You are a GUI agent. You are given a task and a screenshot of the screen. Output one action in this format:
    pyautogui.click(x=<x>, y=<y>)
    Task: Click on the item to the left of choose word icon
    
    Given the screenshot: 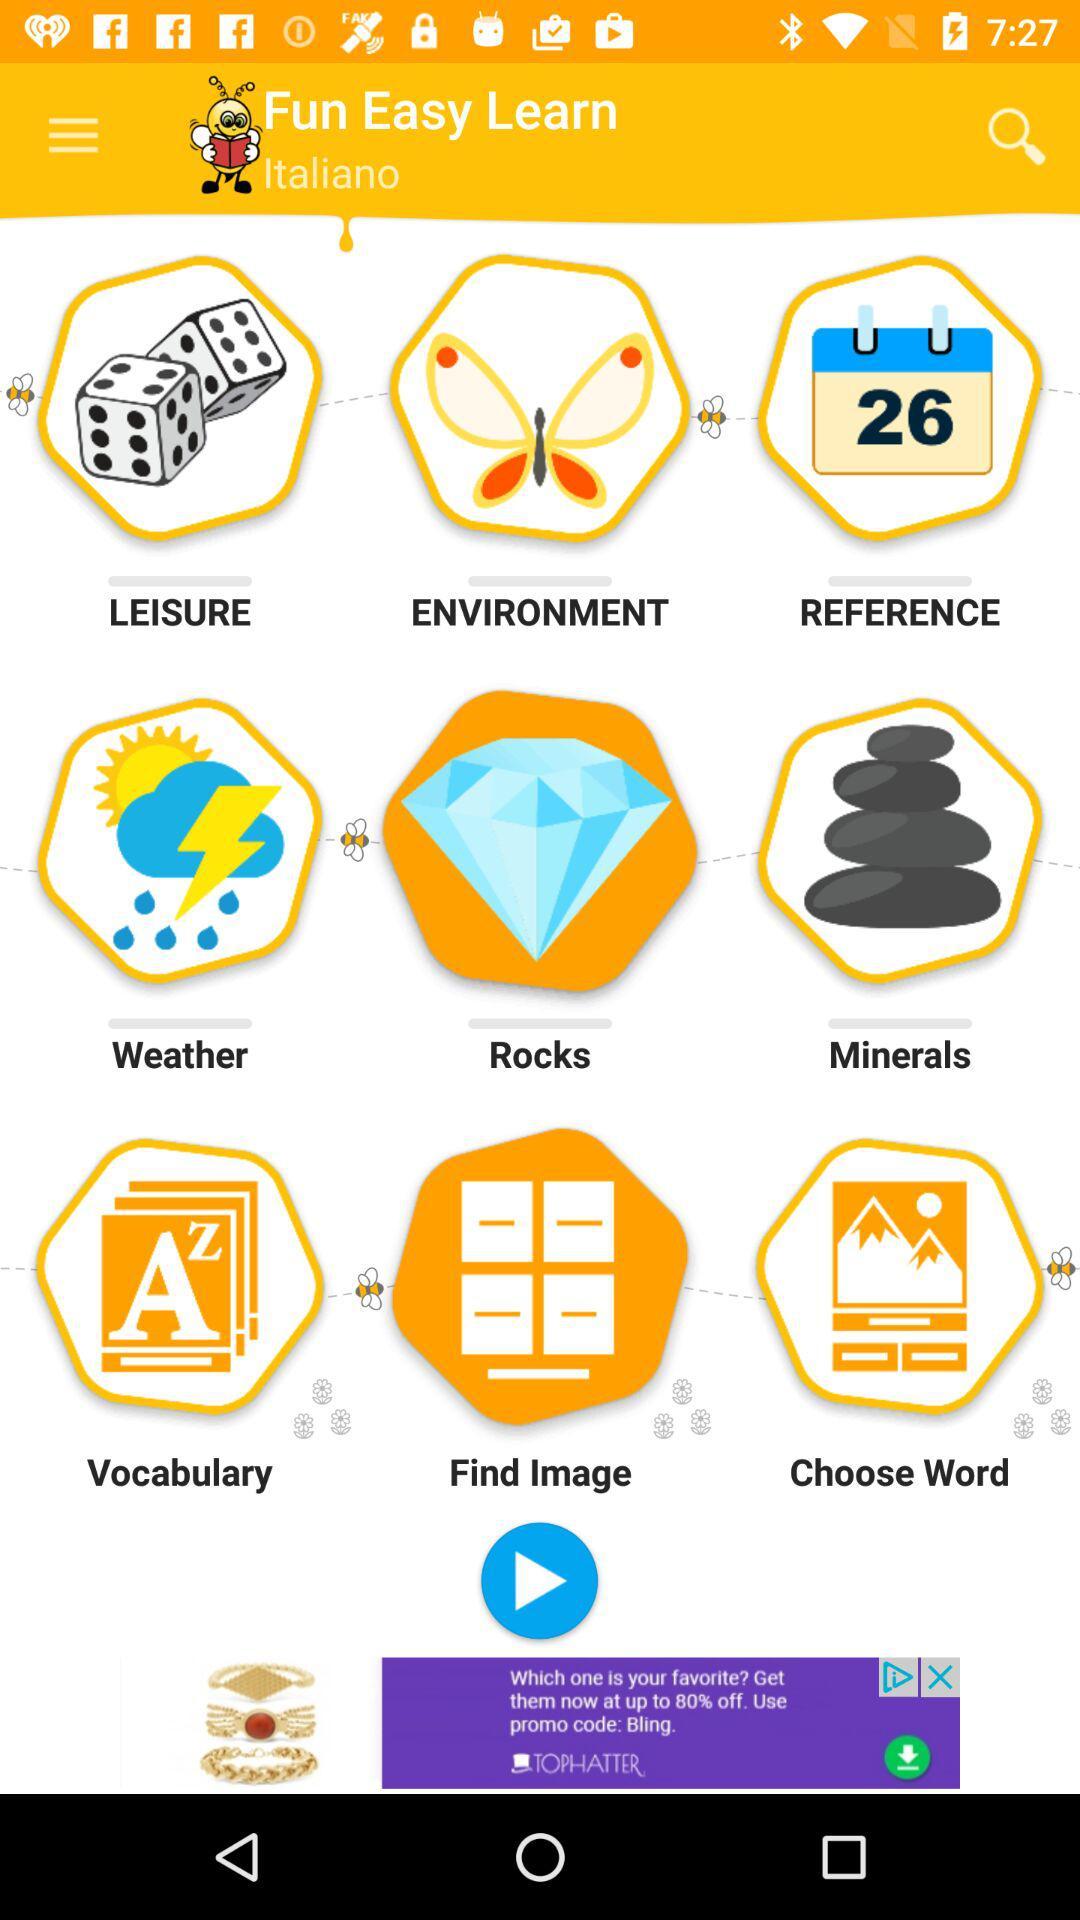 What is the action you would take?
    pyautogui.click(x=538, y=1582)
    